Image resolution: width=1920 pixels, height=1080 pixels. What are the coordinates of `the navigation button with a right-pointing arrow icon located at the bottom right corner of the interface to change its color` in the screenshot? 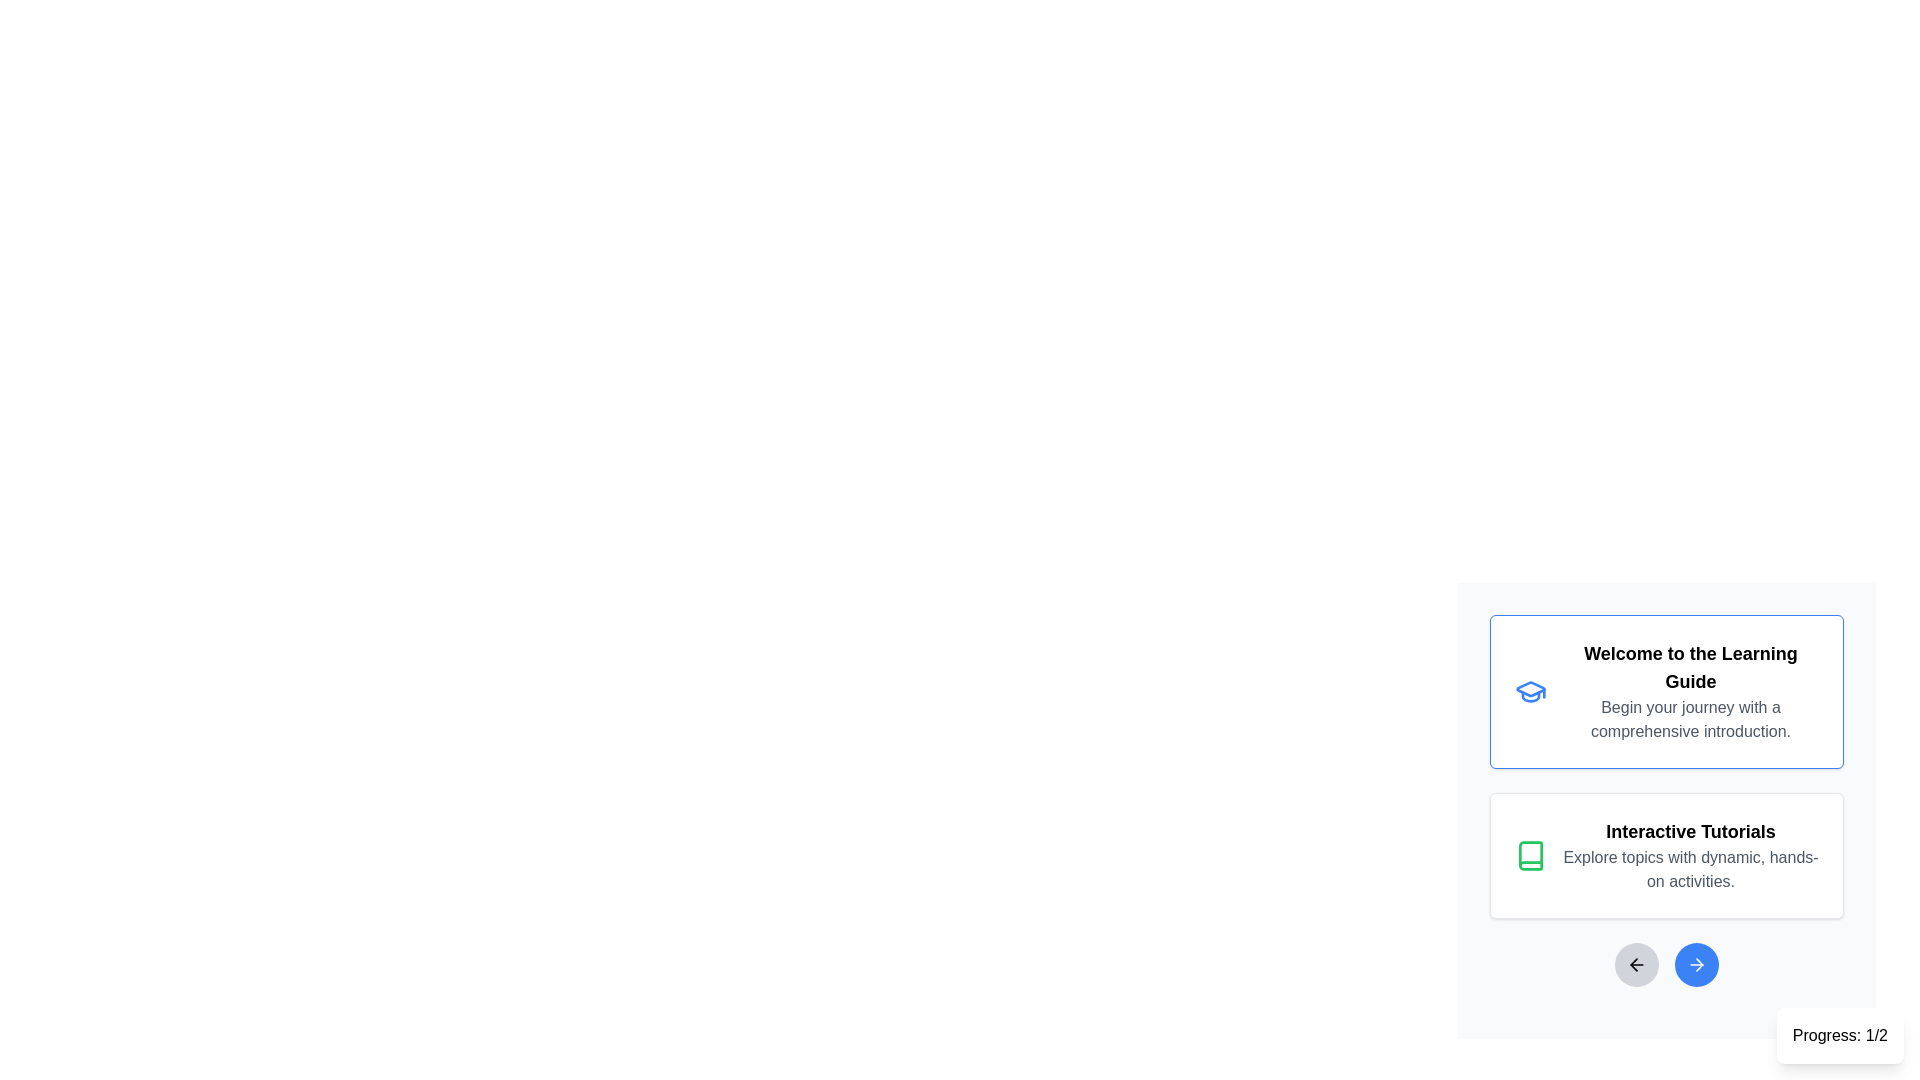 It's located at (1696, 963).